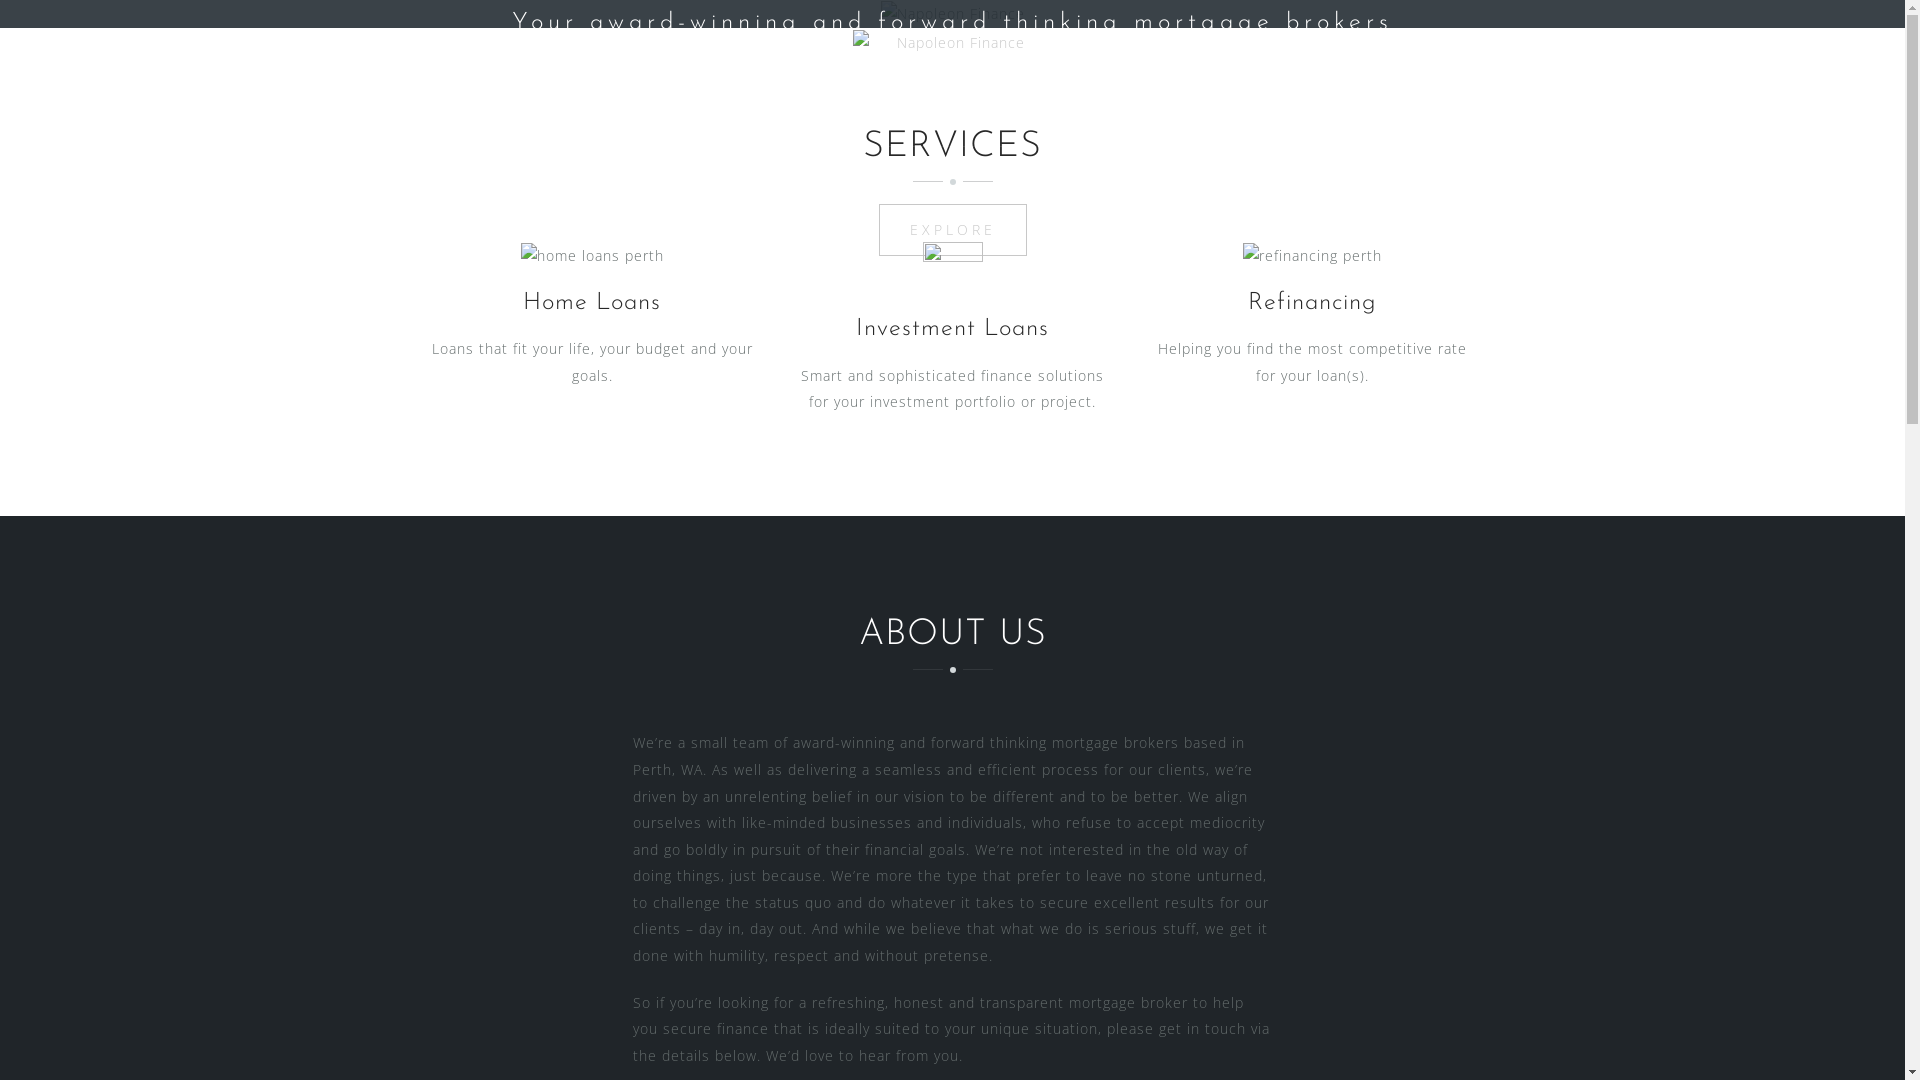 The width and height of the screenshot is (1920, 1080). I want to click on 'Contact Us', so click(1115, 104).